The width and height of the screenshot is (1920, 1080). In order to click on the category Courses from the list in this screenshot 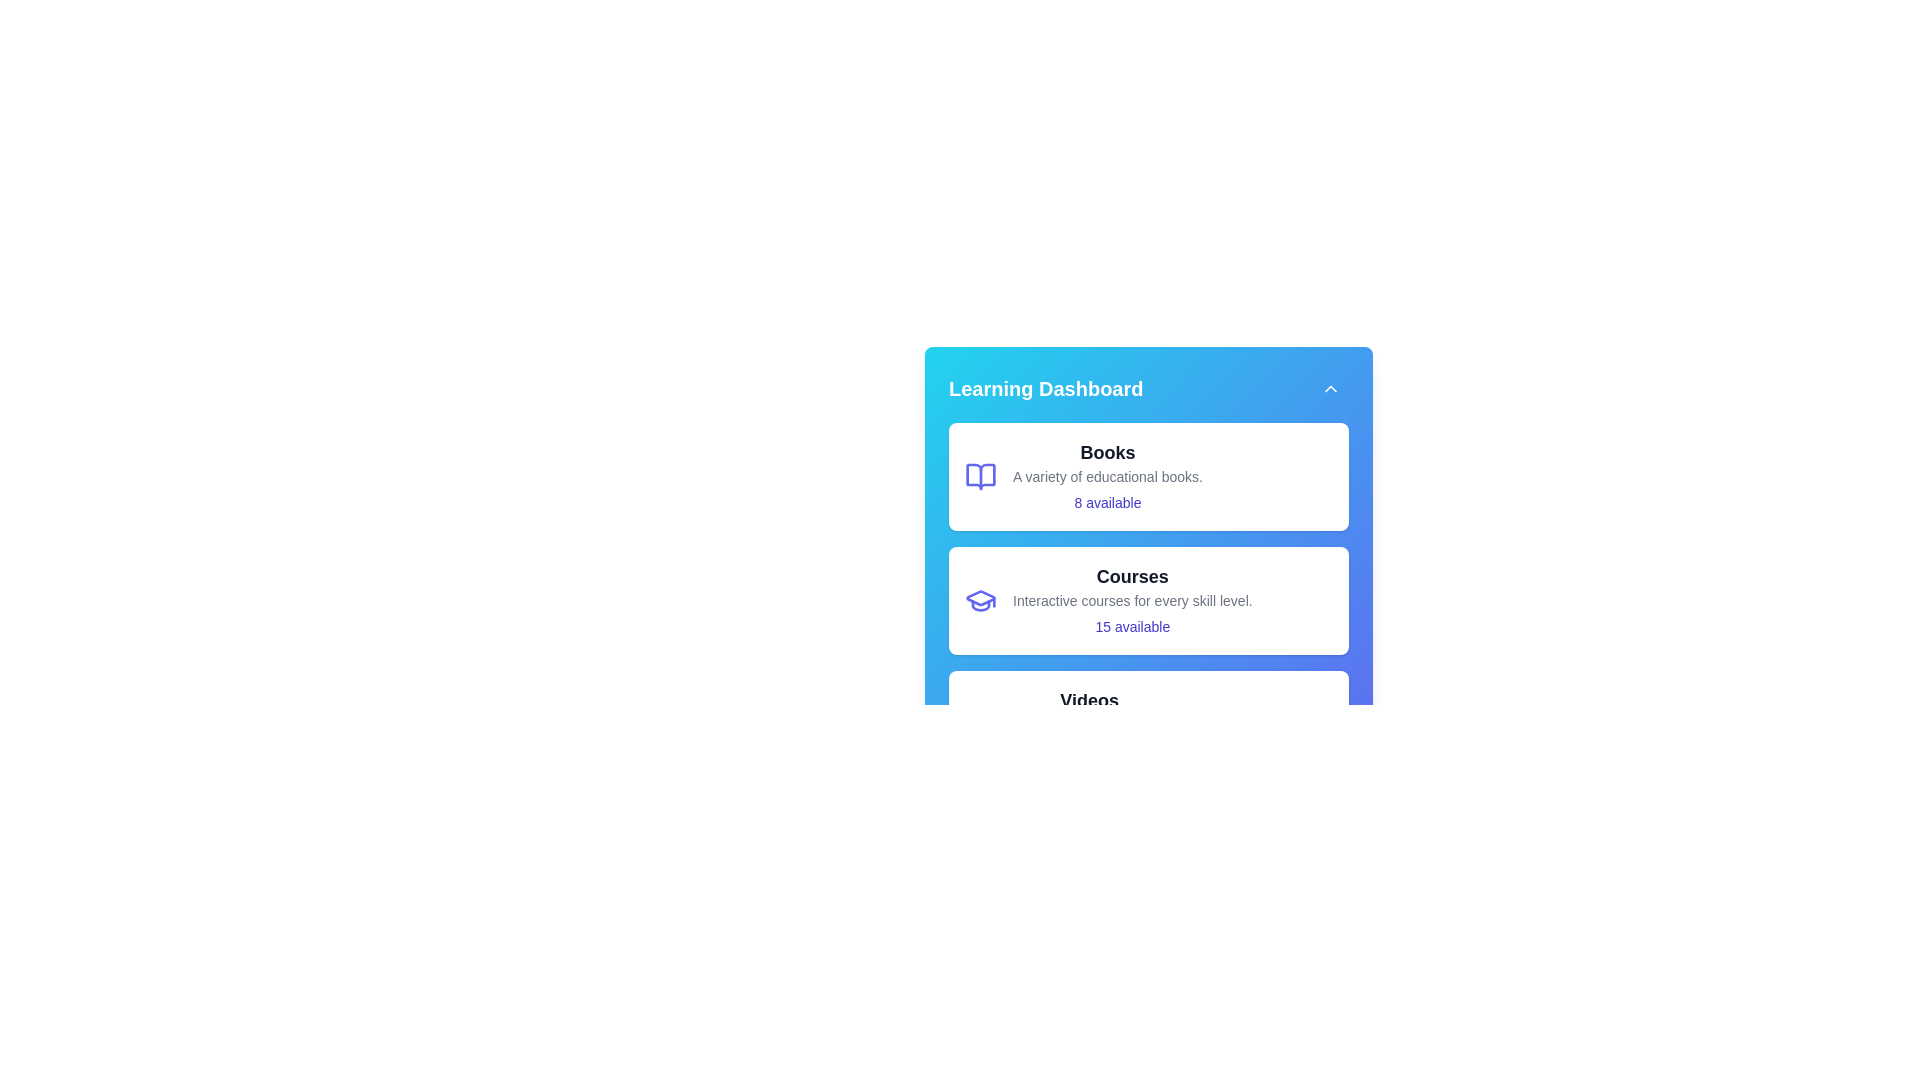, I will do `click(1148, 600)`.